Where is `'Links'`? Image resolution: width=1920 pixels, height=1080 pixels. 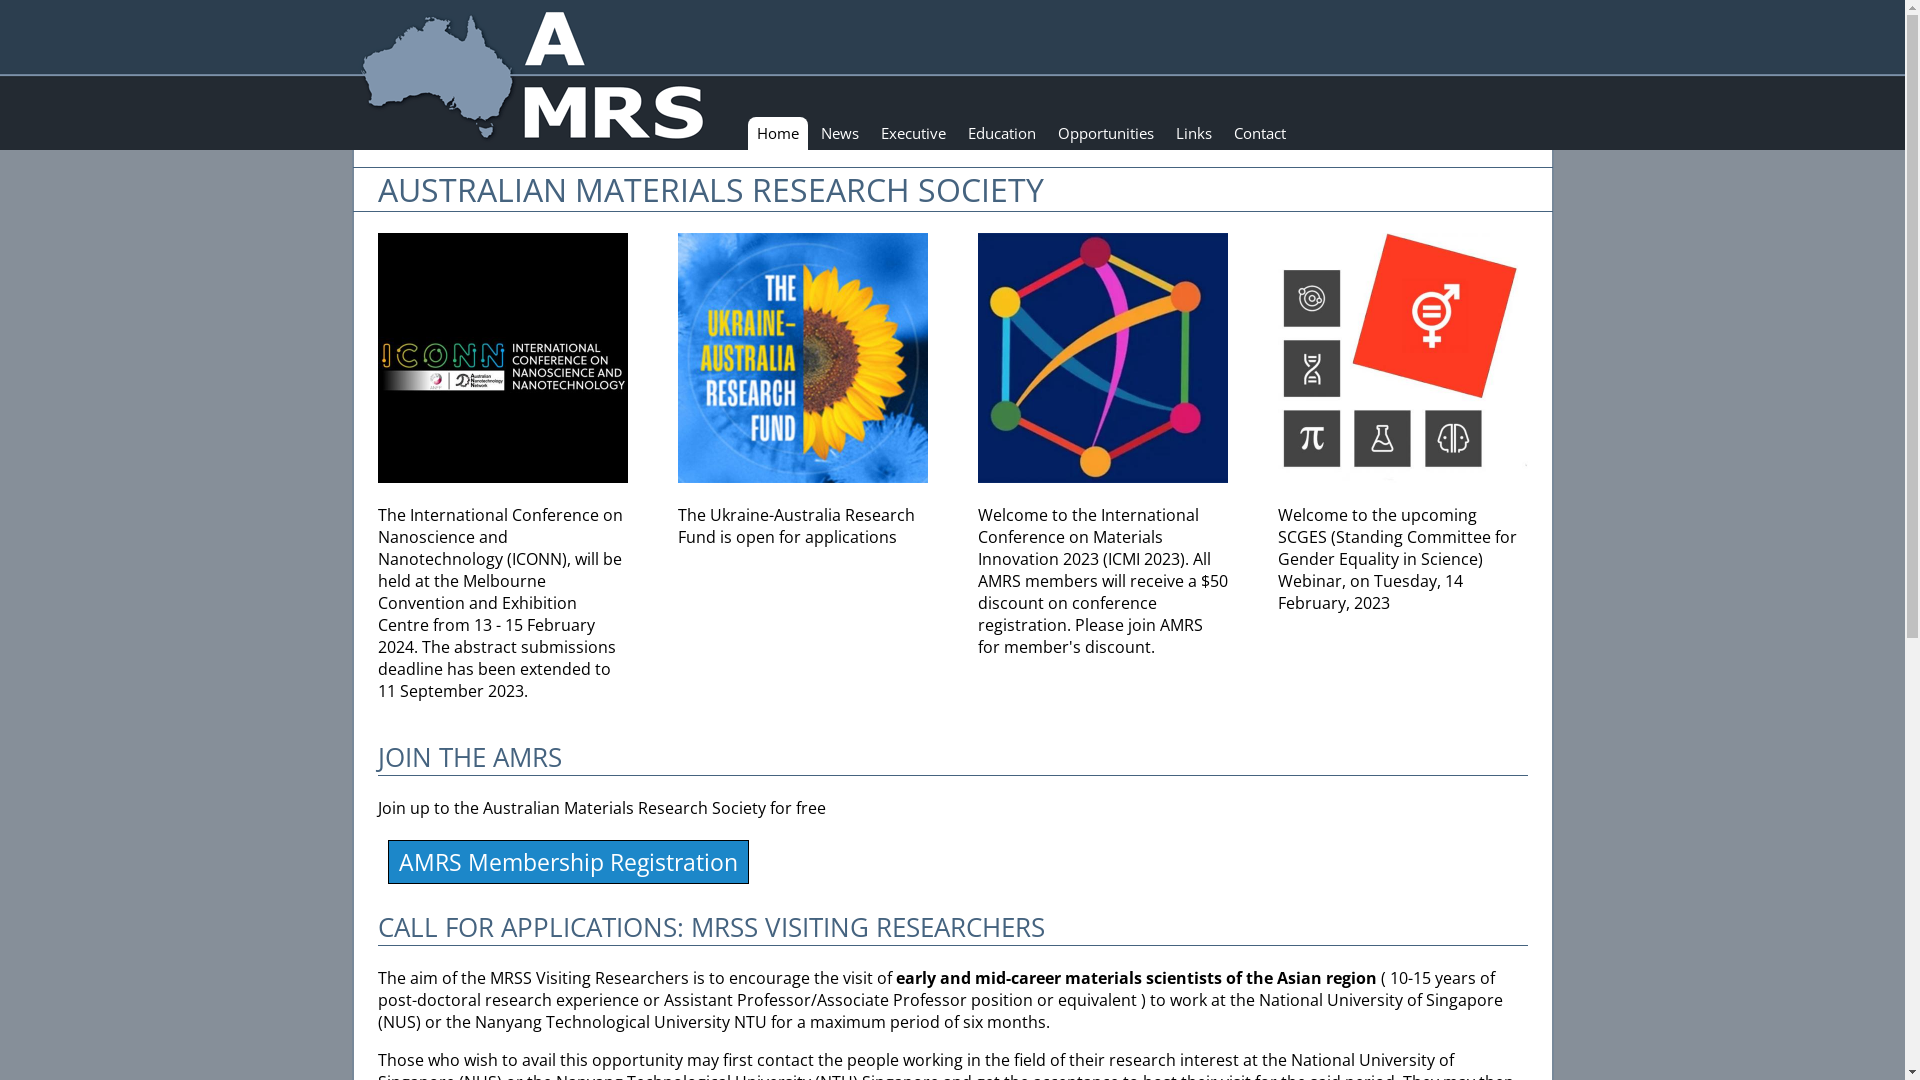
'Links' is located at coordinates (1193, 133).